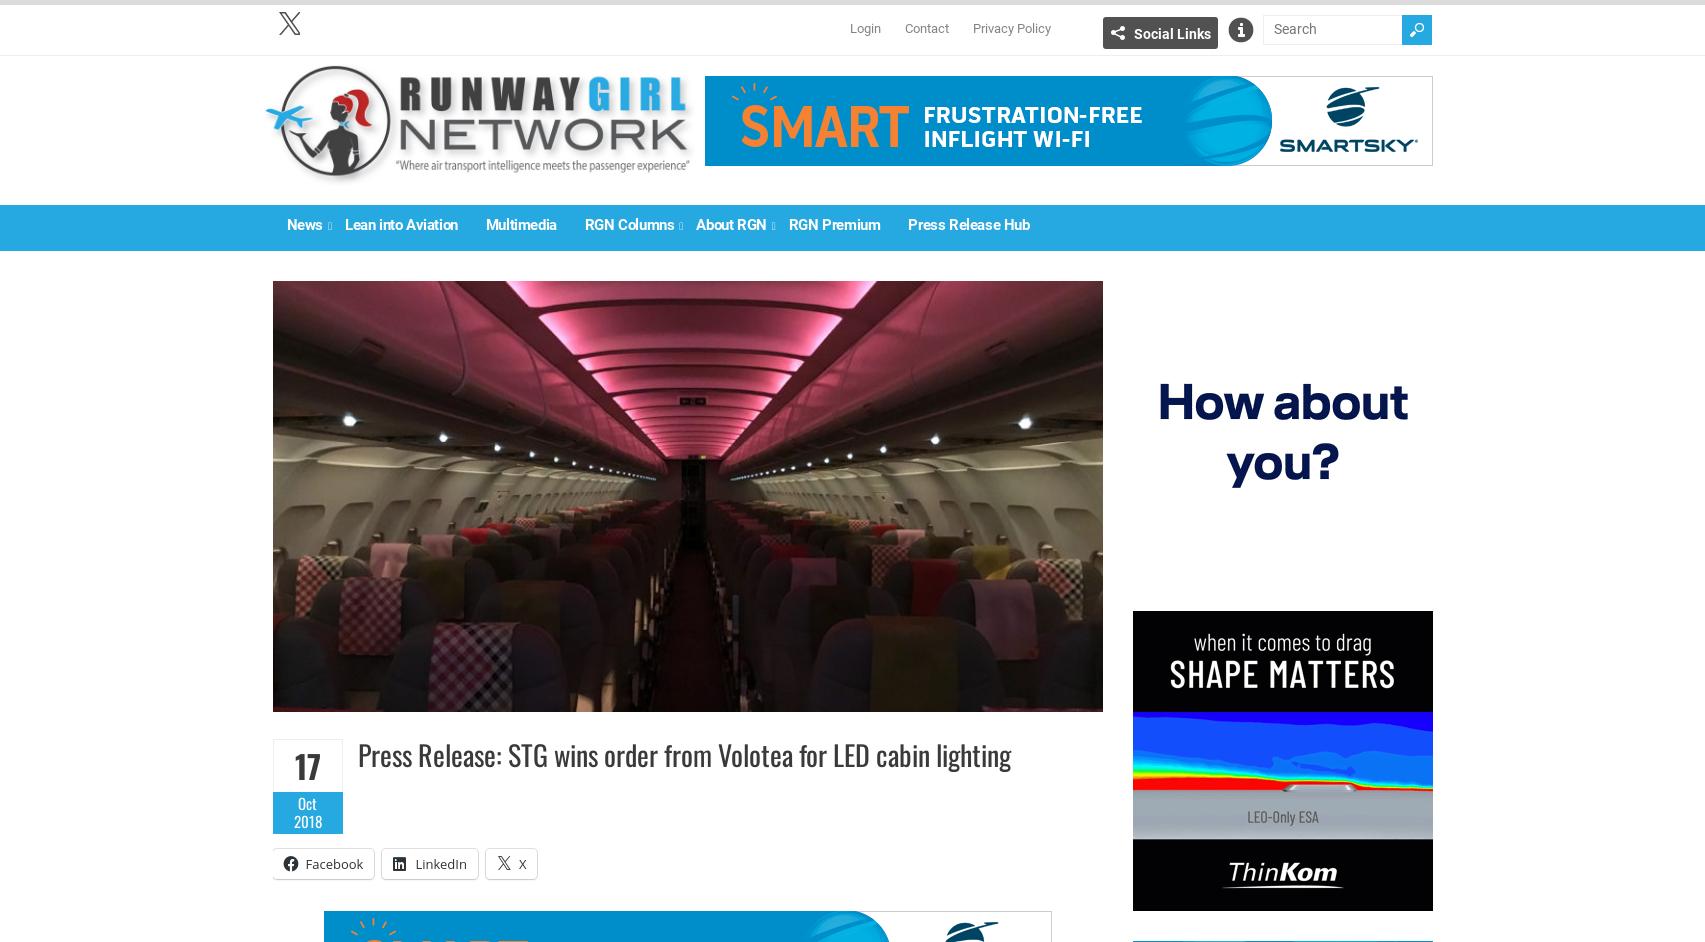 Image resolution: width=1705 pixels, height=942 pixels. I want to click on 'LinkedIn', so click(439, 862).